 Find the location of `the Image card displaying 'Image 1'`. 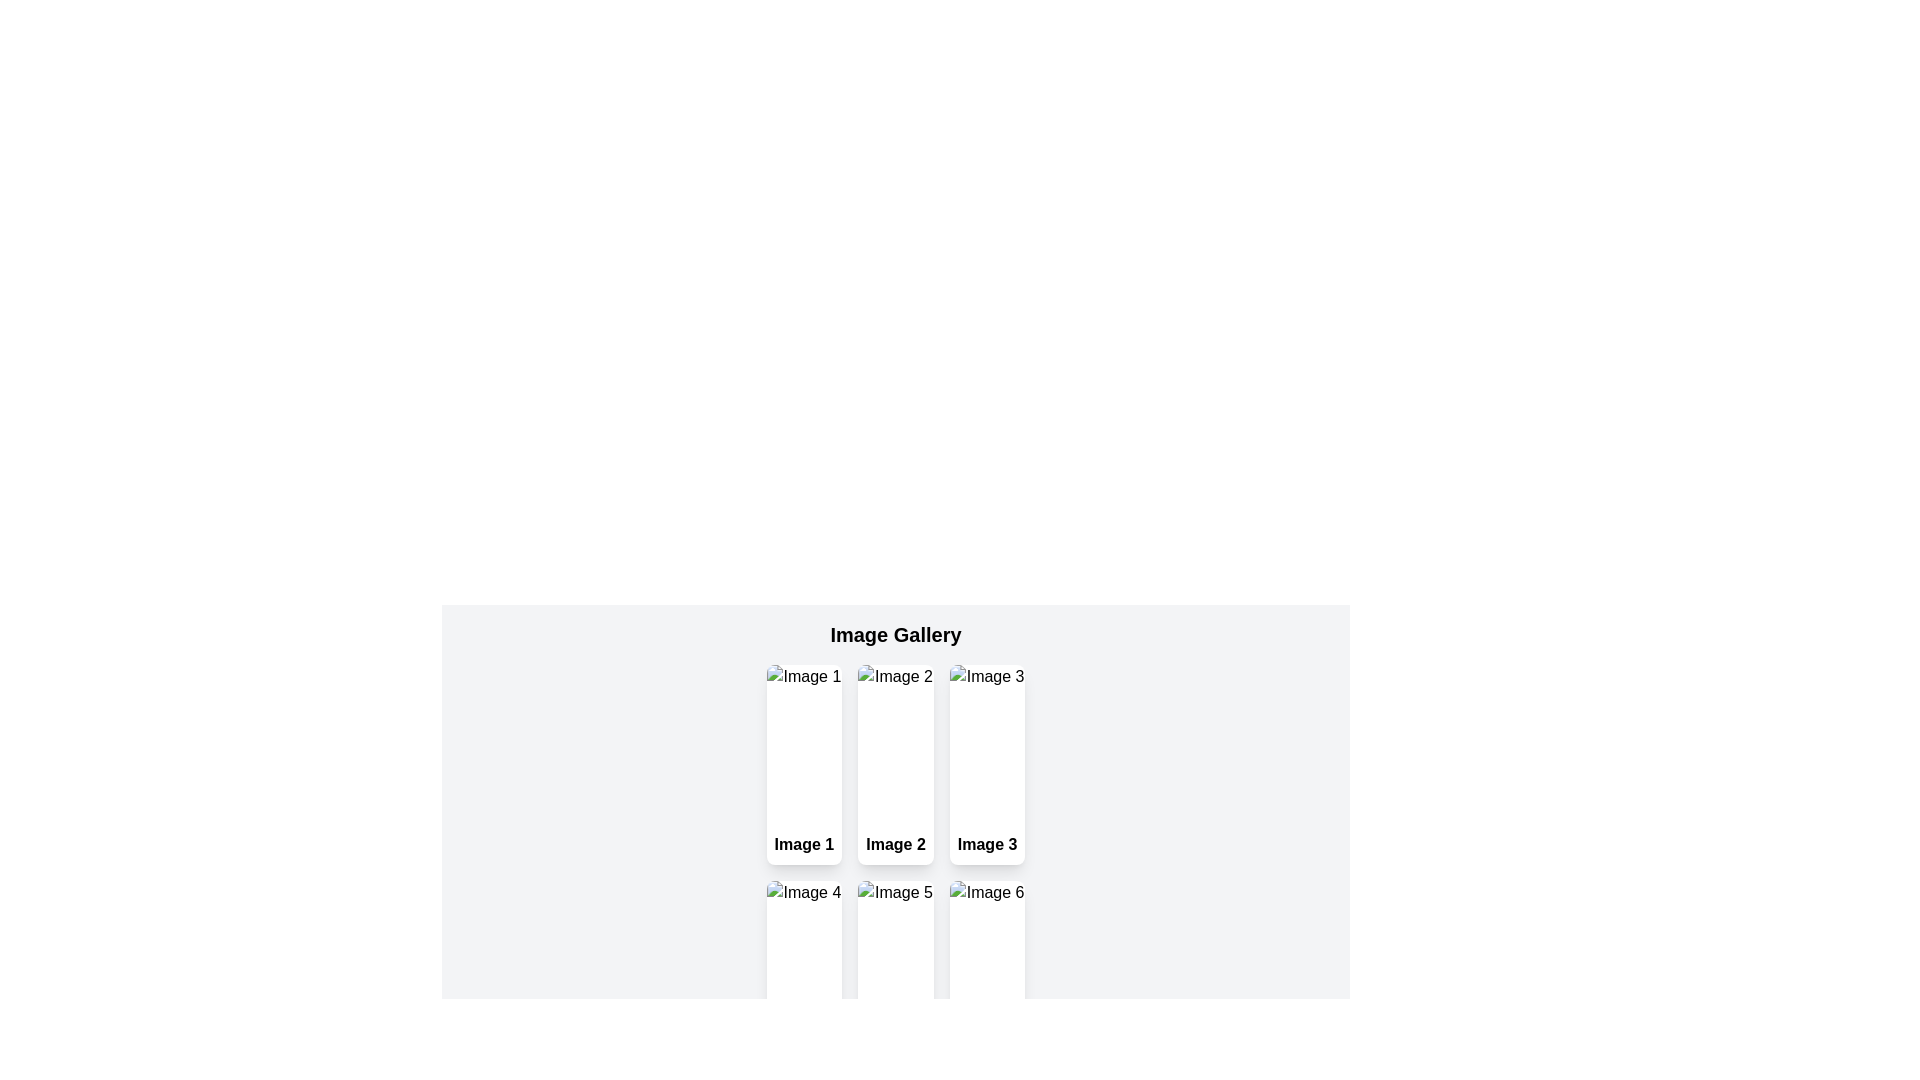

the Image card displaying 'Image 1' is located at coordinates (804, 764).